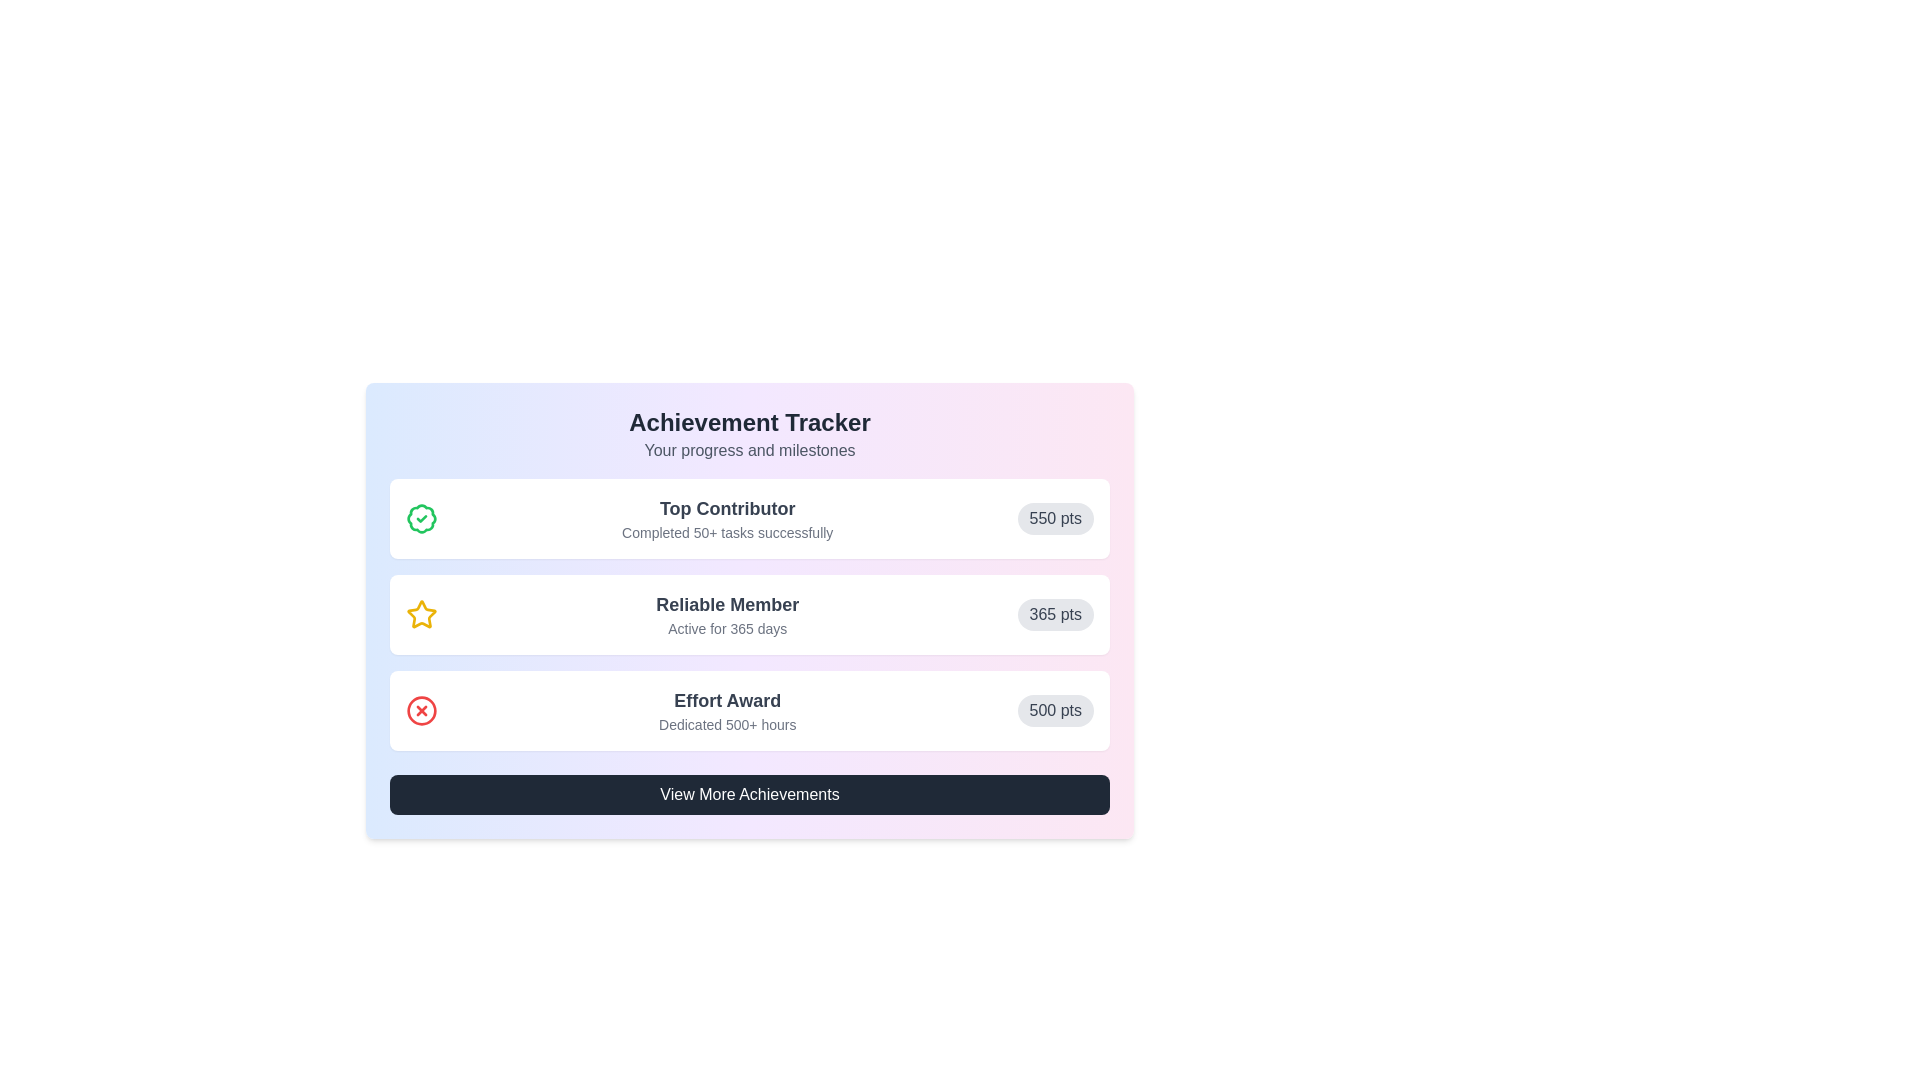 Image resolution: width=1920 pixels, height=1080 pixels. Describe the element at coordinates (421, 518) in the screenshot. I see `the 'Top Contributor' achievement icon located on the far left of the achievement tracker row` at that location.